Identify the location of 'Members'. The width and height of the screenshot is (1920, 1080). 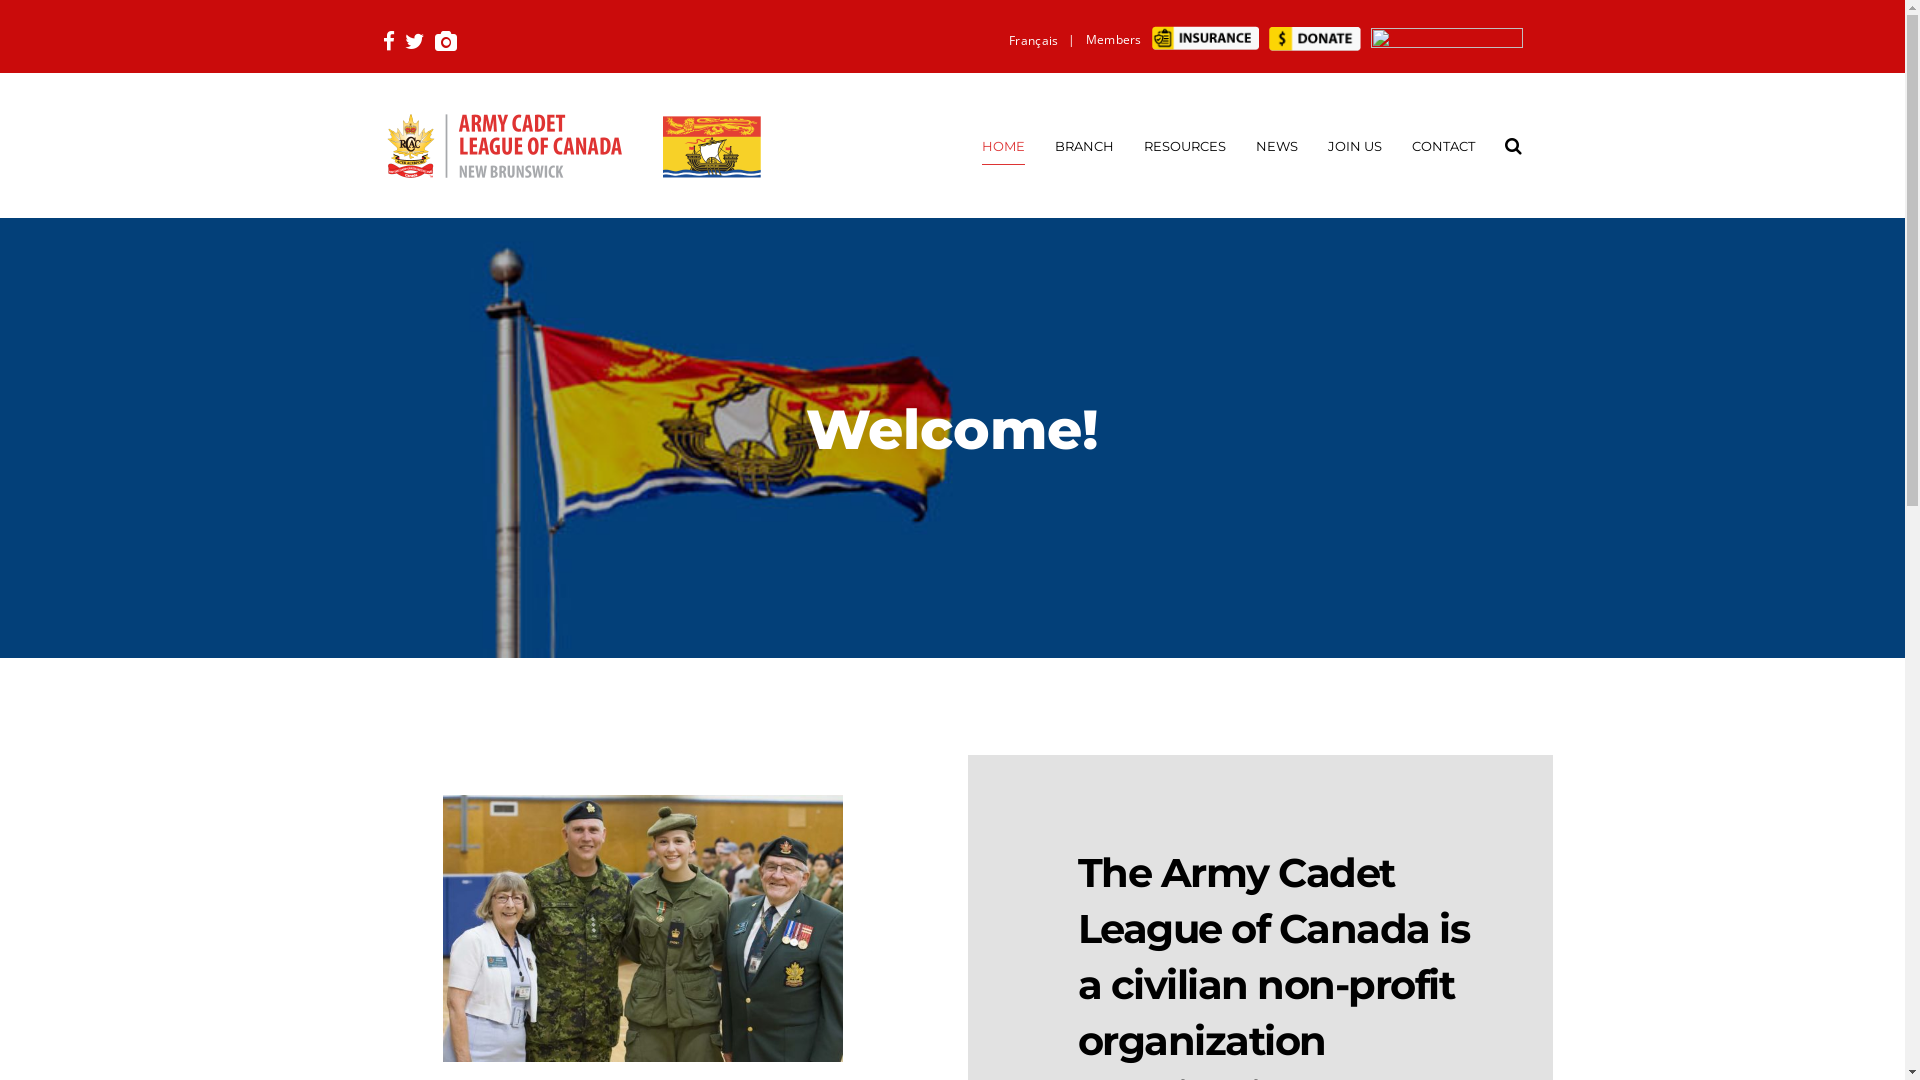
(1112, 39).